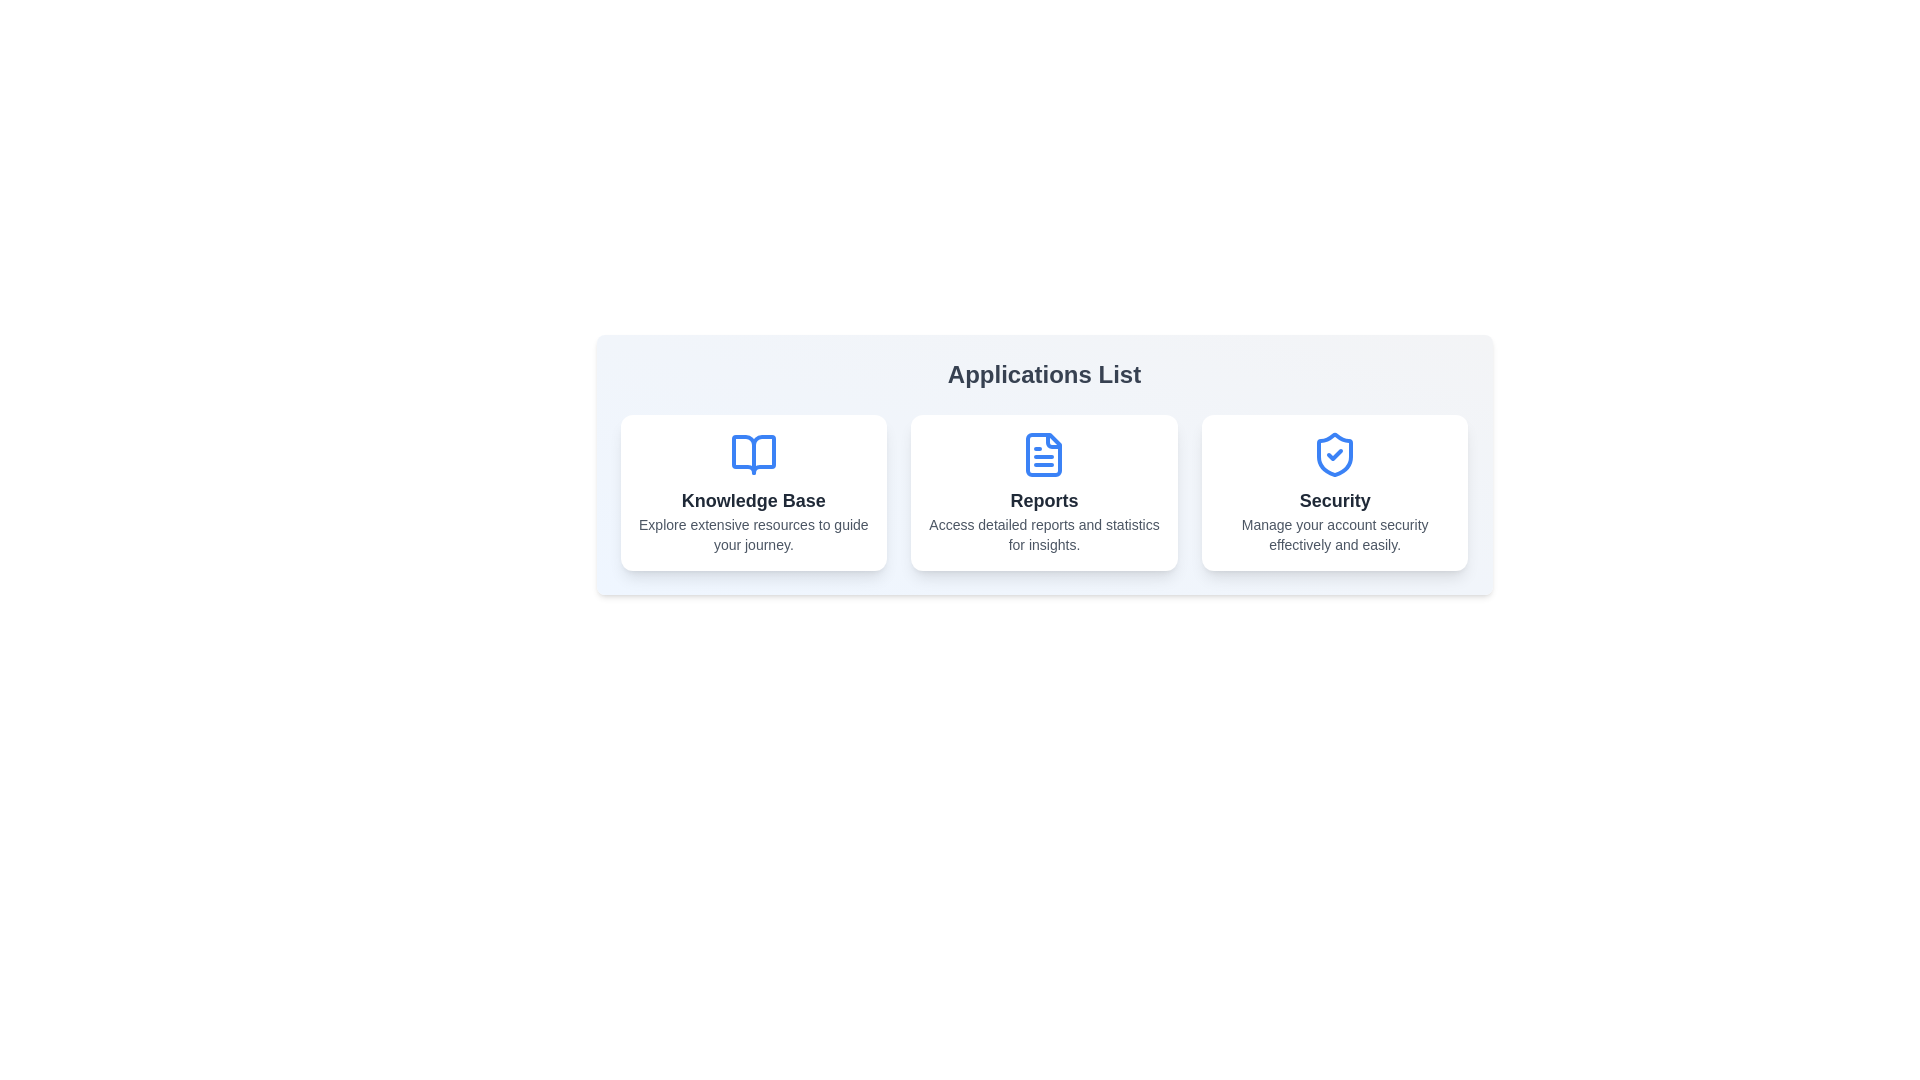 The width and height of the screenshot is (1920, 1080). I want to click on the card titled Security to observe the hover effect, so click(1335, 493).